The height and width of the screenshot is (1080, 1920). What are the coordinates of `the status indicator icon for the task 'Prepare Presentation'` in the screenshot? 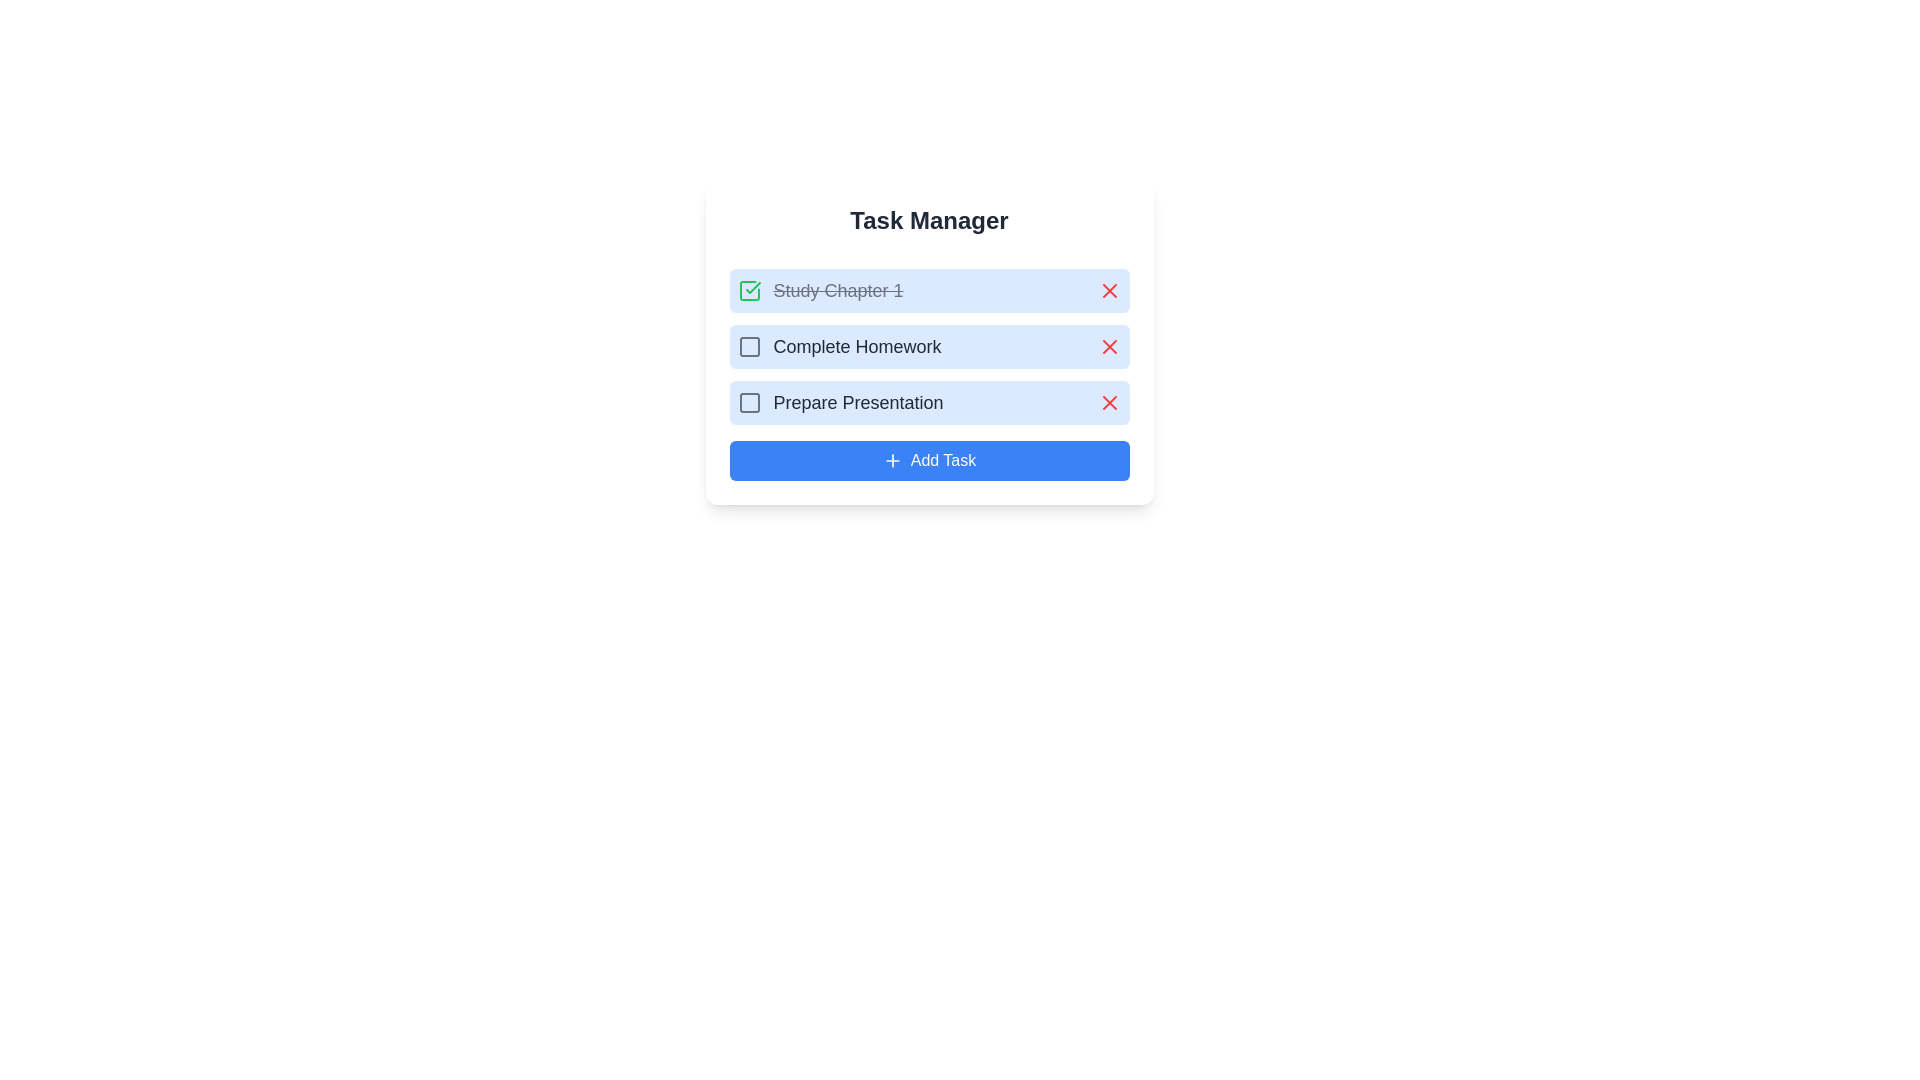 It's located at (748, 402).